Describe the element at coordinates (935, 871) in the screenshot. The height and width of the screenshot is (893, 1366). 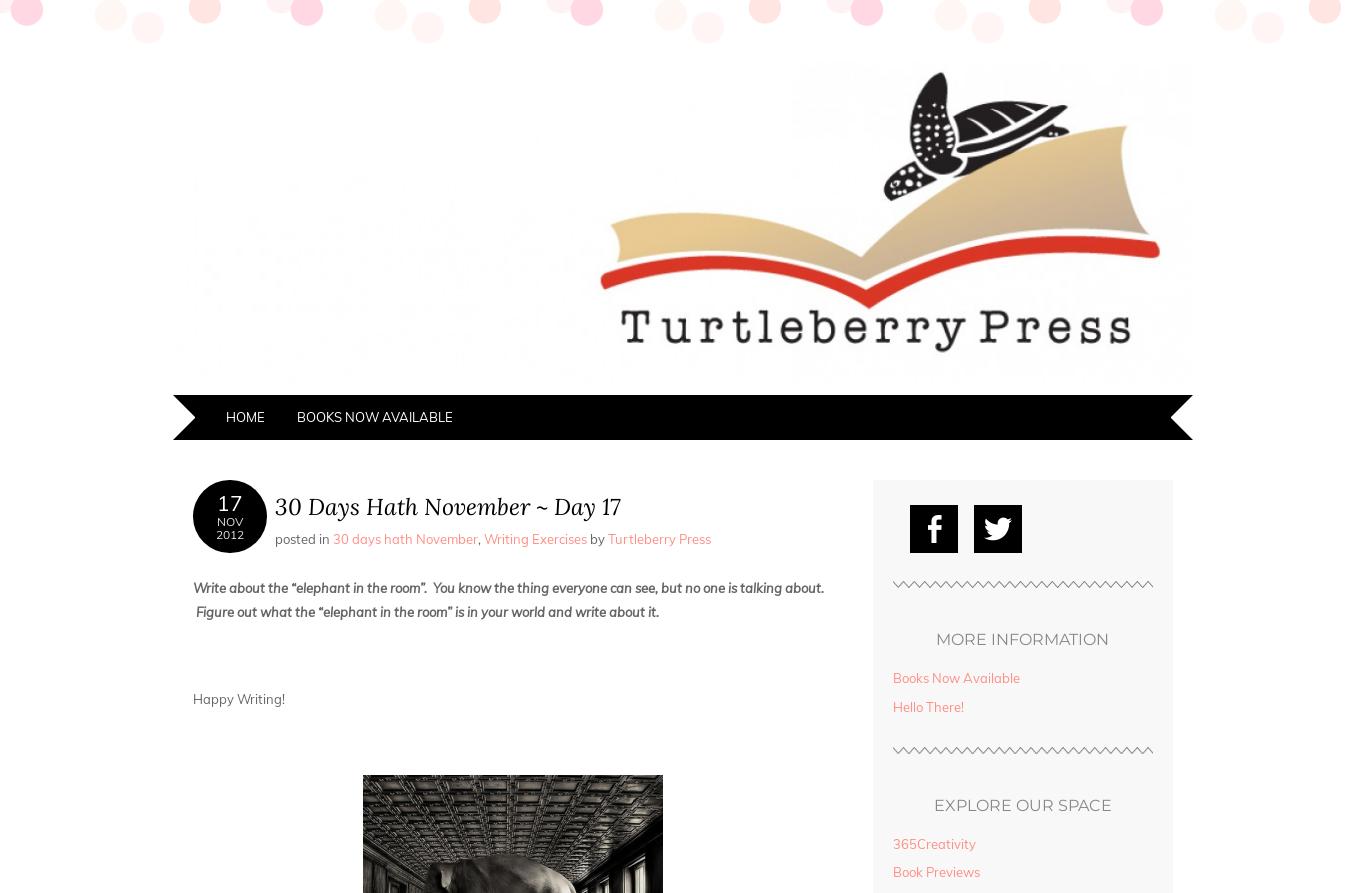
I see `'Book Previews'` at that location.